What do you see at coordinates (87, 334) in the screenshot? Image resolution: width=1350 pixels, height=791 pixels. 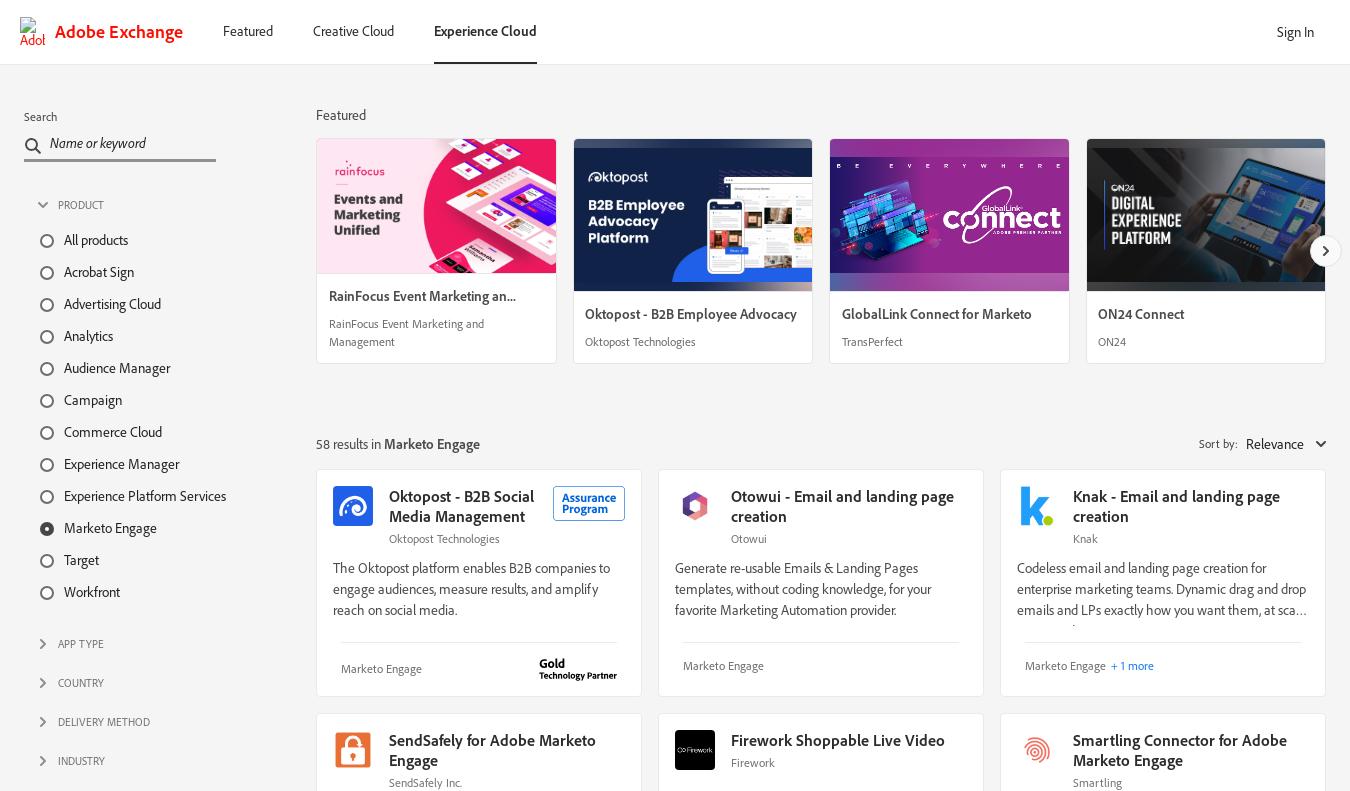 I see `'Analytics'` at bounding box center [87, 334].